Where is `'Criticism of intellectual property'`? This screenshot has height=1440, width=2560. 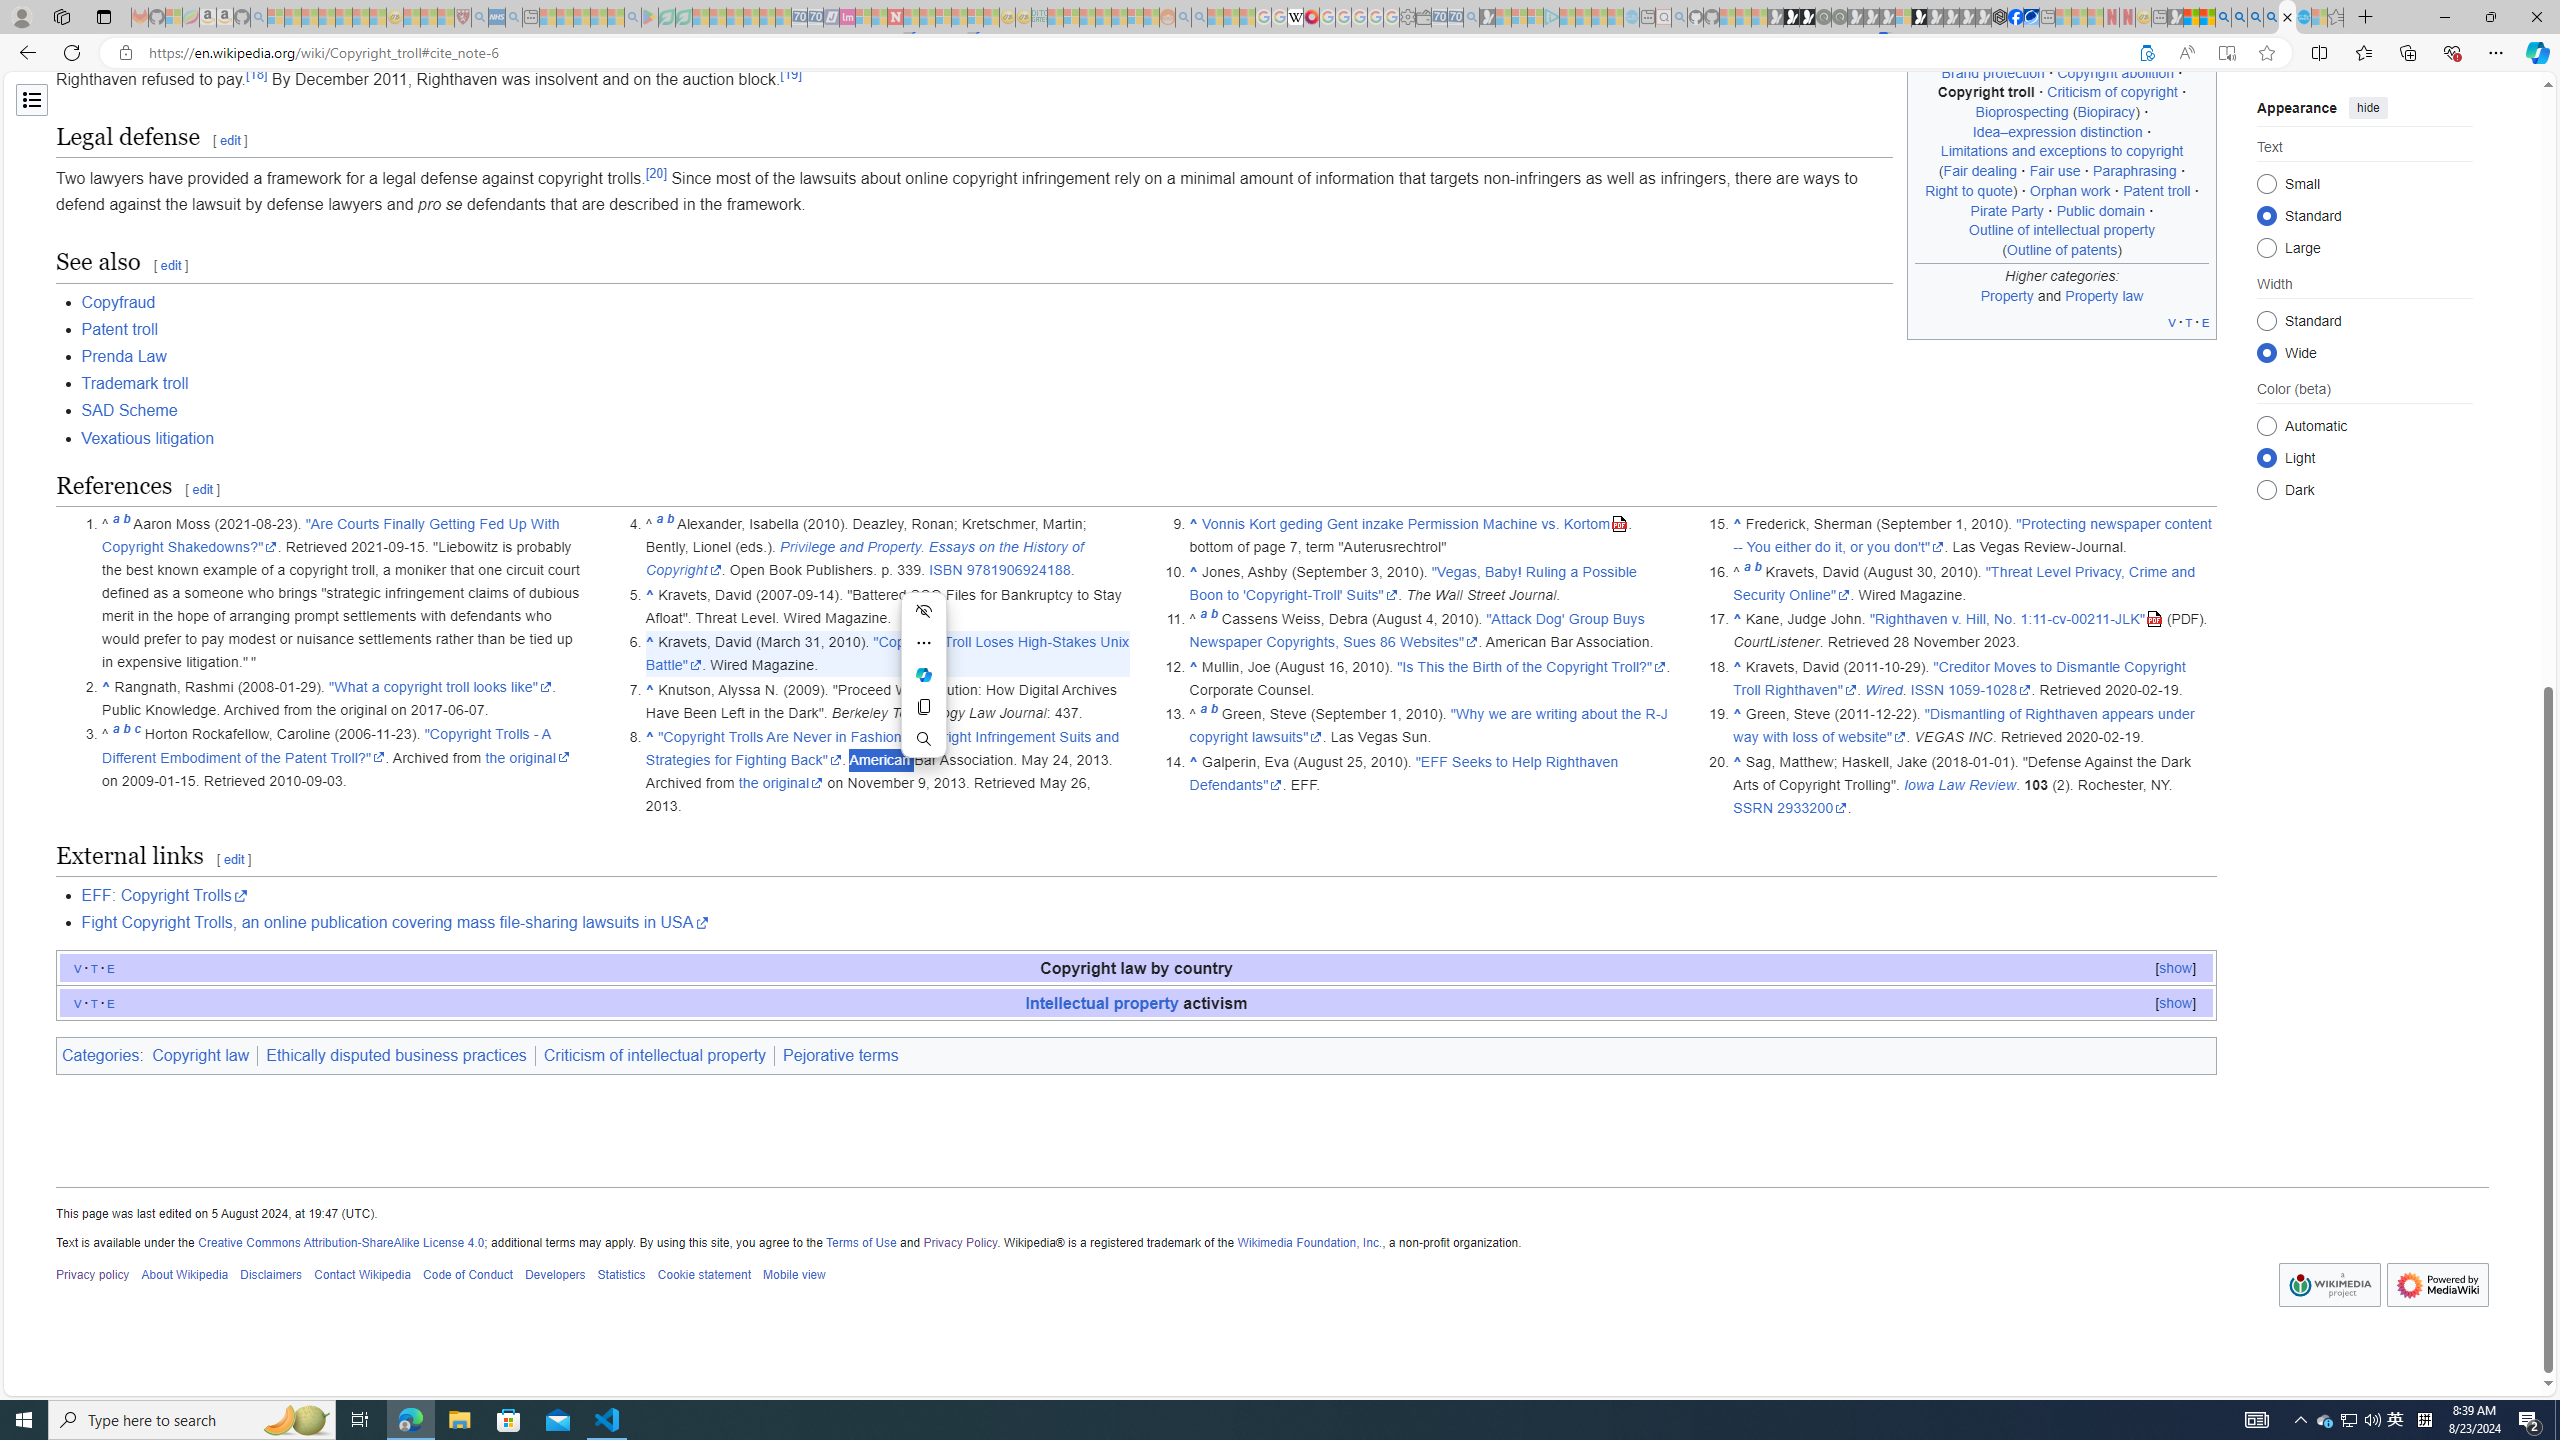
'Criticism of intellectual property' is located at coordinates (655, 1056).